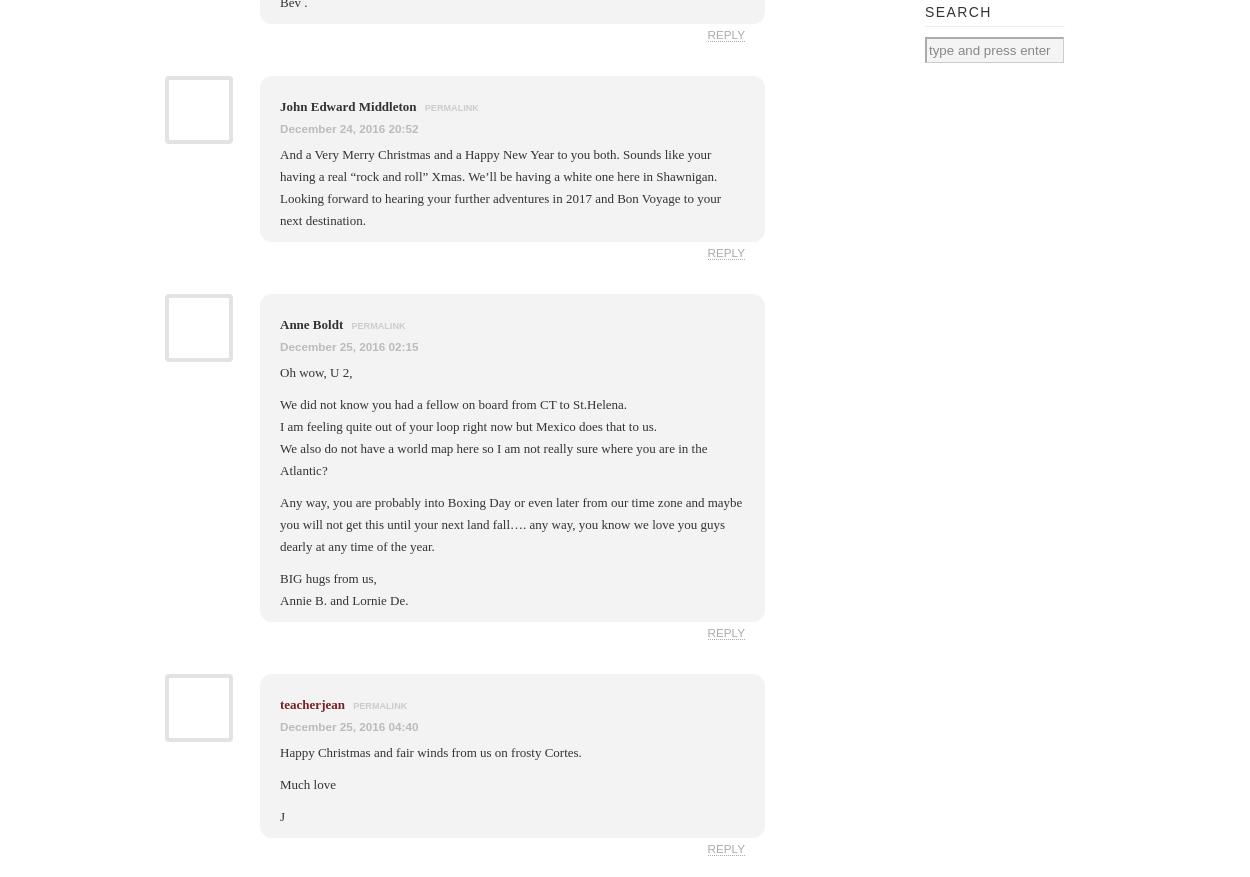  I want to click on 'BIG hugs from us,', so click(327, 578).